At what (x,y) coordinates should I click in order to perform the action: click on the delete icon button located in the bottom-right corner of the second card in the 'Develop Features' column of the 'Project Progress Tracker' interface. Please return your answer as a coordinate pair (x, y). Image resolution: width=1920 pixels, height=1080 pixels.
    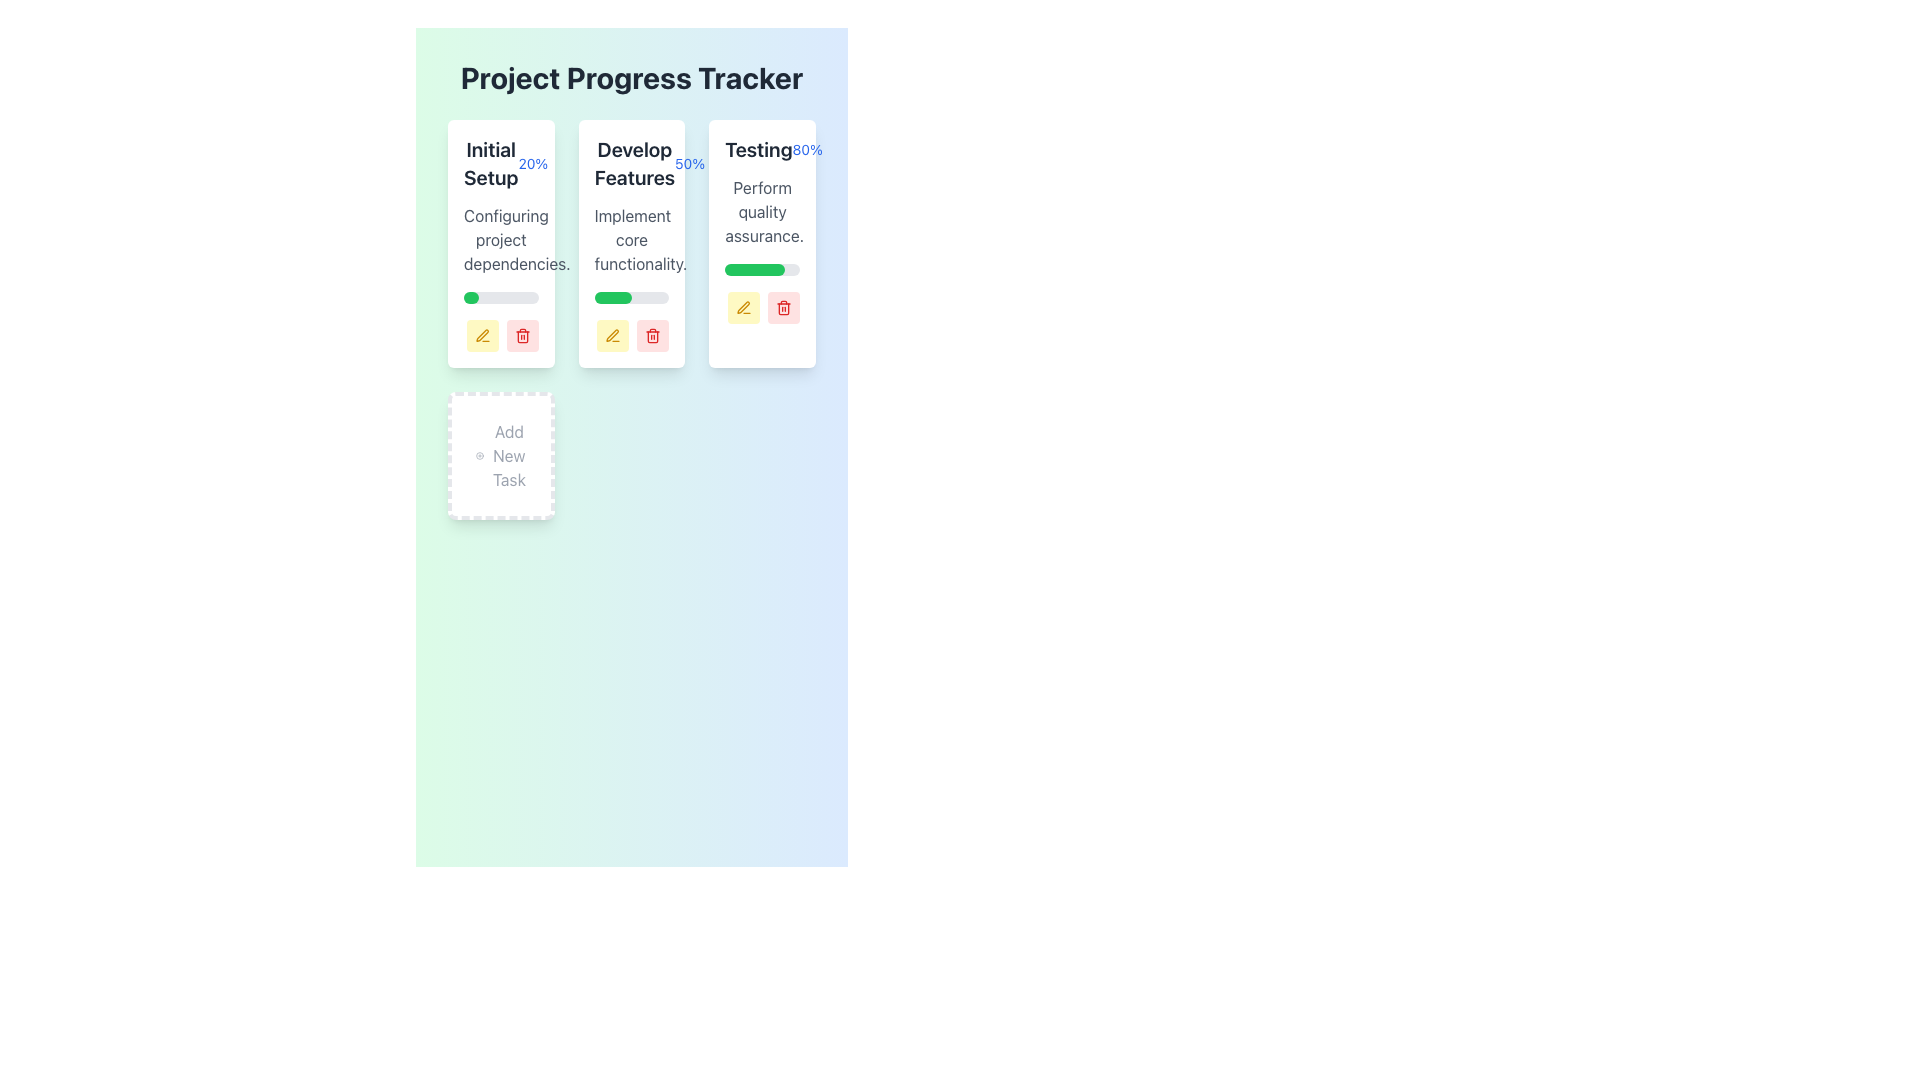
    Looking at the image, I should click on (522, 334).